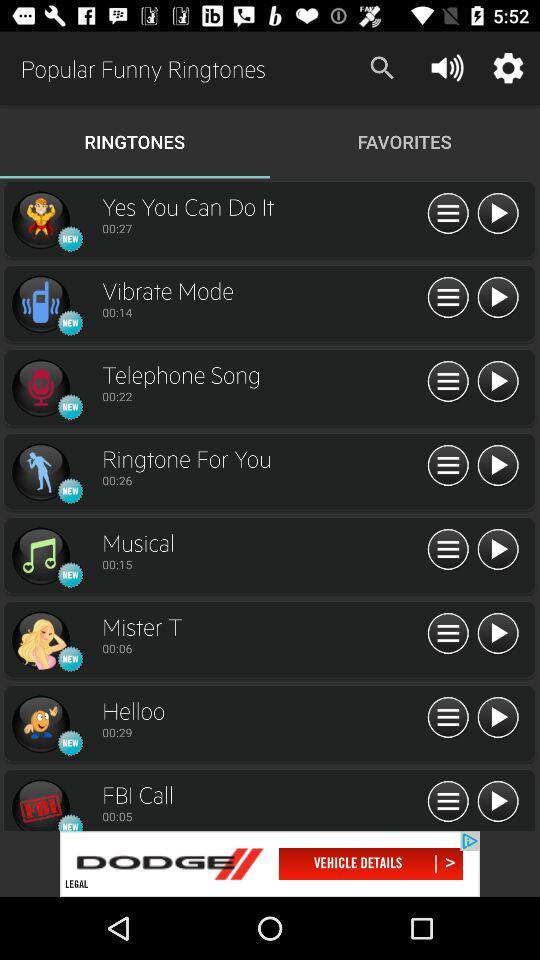 Image resolution: width=540 pixels, height=960 pixels. What do you see at coordinates (40, 387) in the screenshot?
I see `ringtines song option` at bounding box center [40, 387].